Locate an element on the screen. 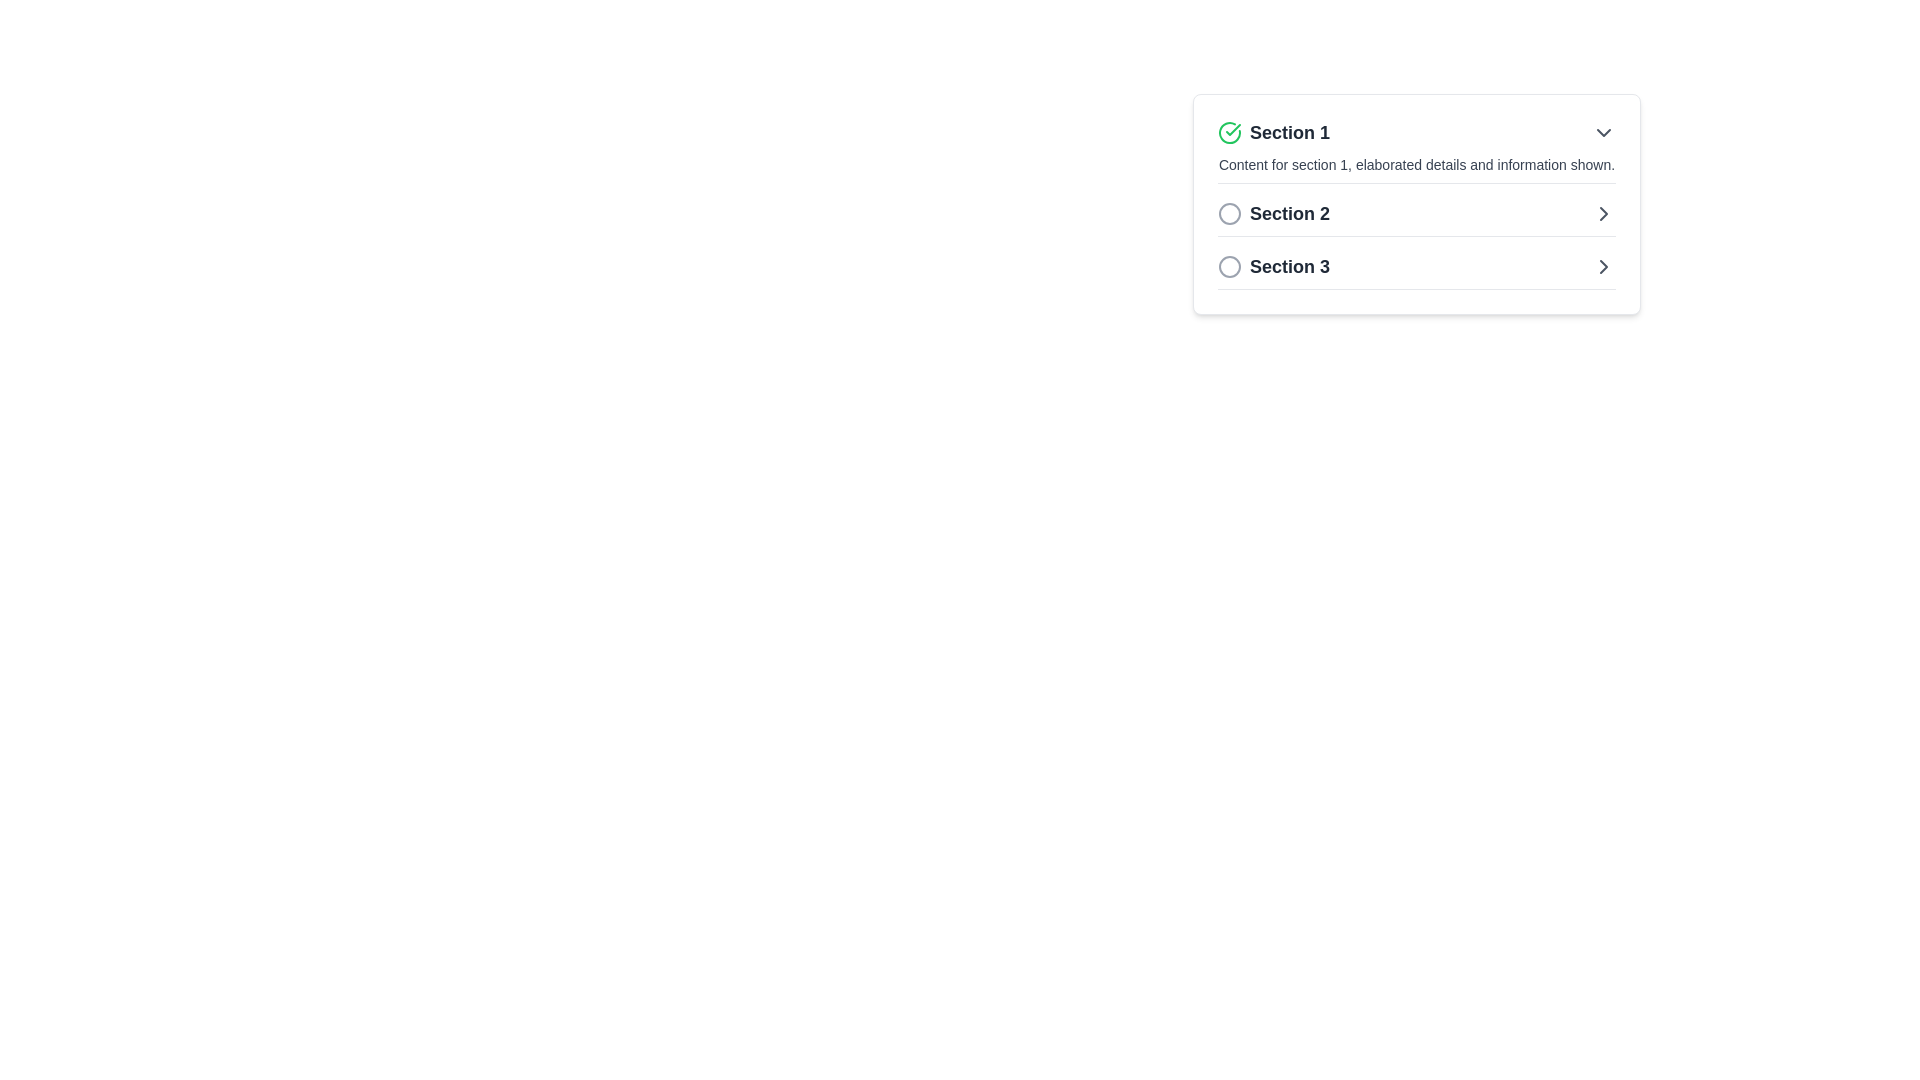 The height and width of the screenshot is (1080, 1920). the visual indicator icon that denotes the active or selected state of 'Section 1', positioned at the top-left corner of the 'Section 1' header is located at coordinates (1228, 131).